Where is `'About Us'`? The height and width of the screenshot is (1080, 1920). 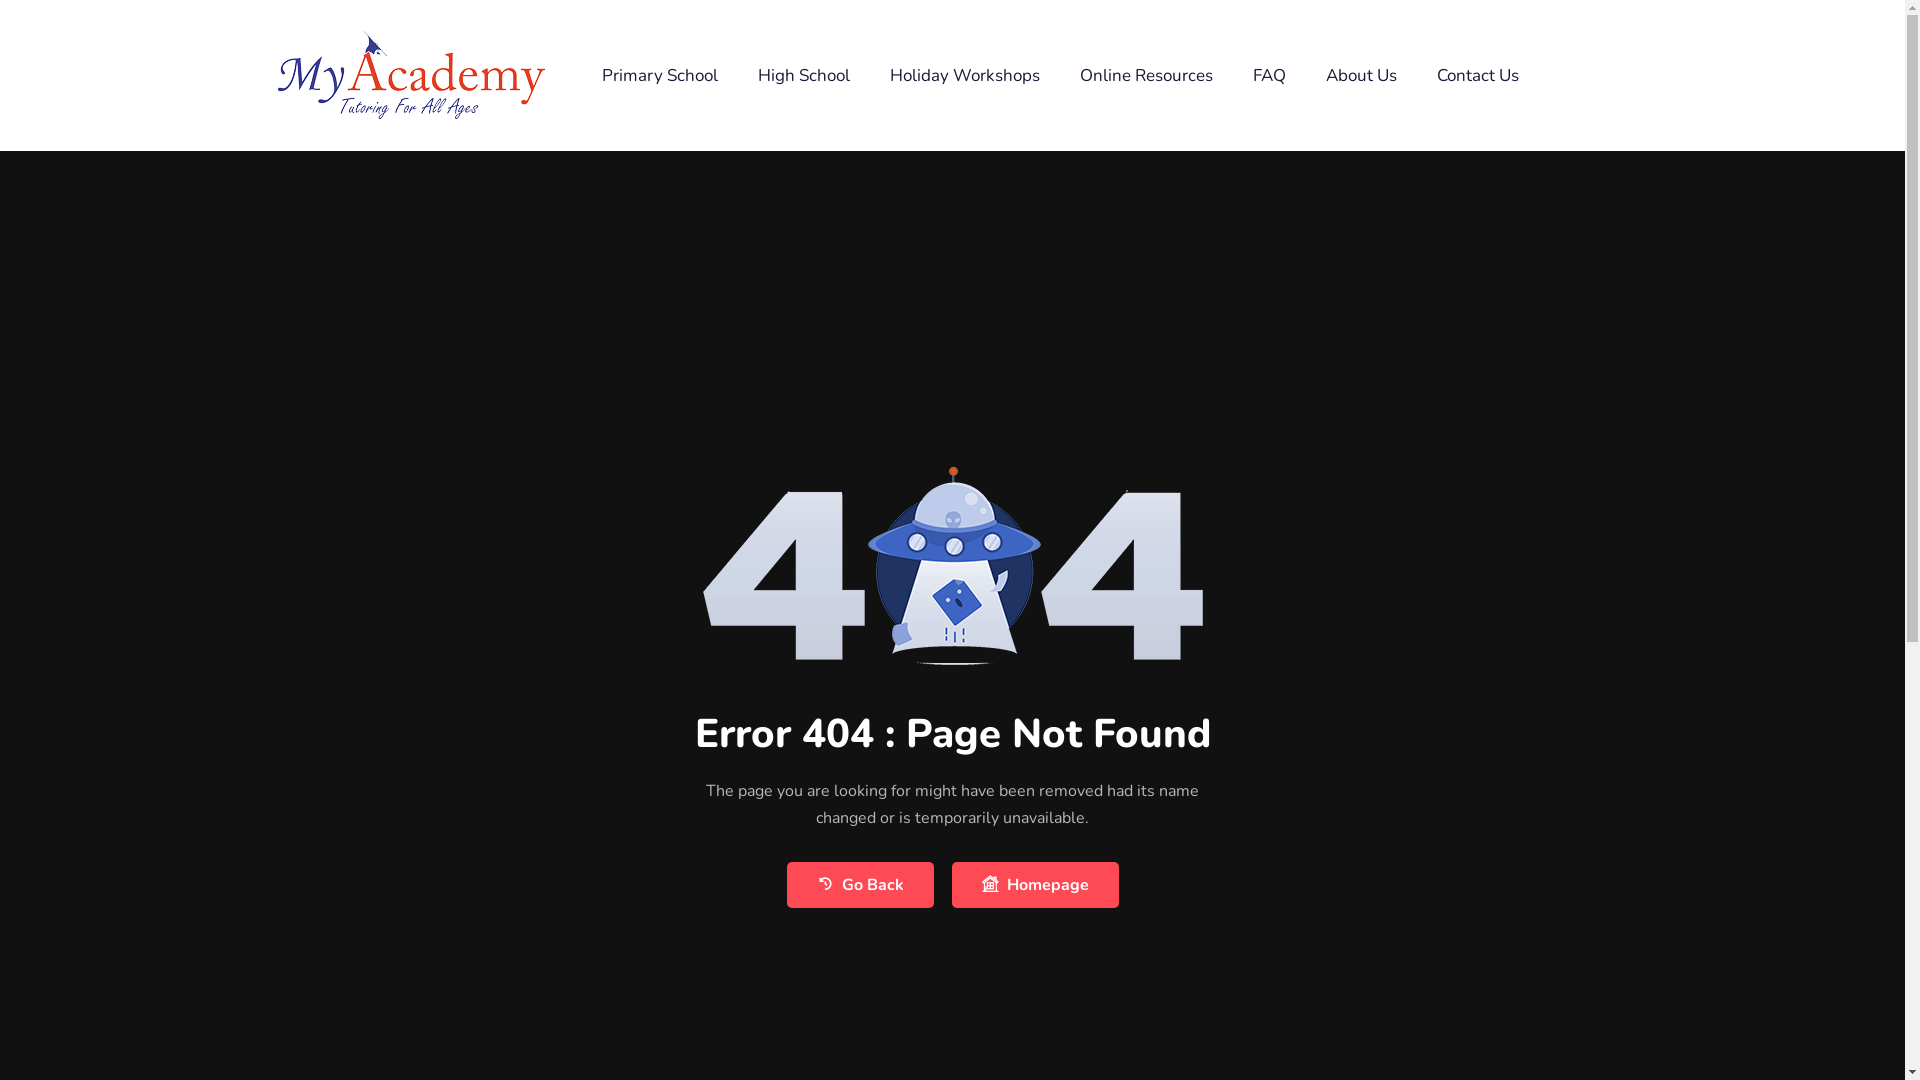
'About Us' is located at coordinates (1360, 73).